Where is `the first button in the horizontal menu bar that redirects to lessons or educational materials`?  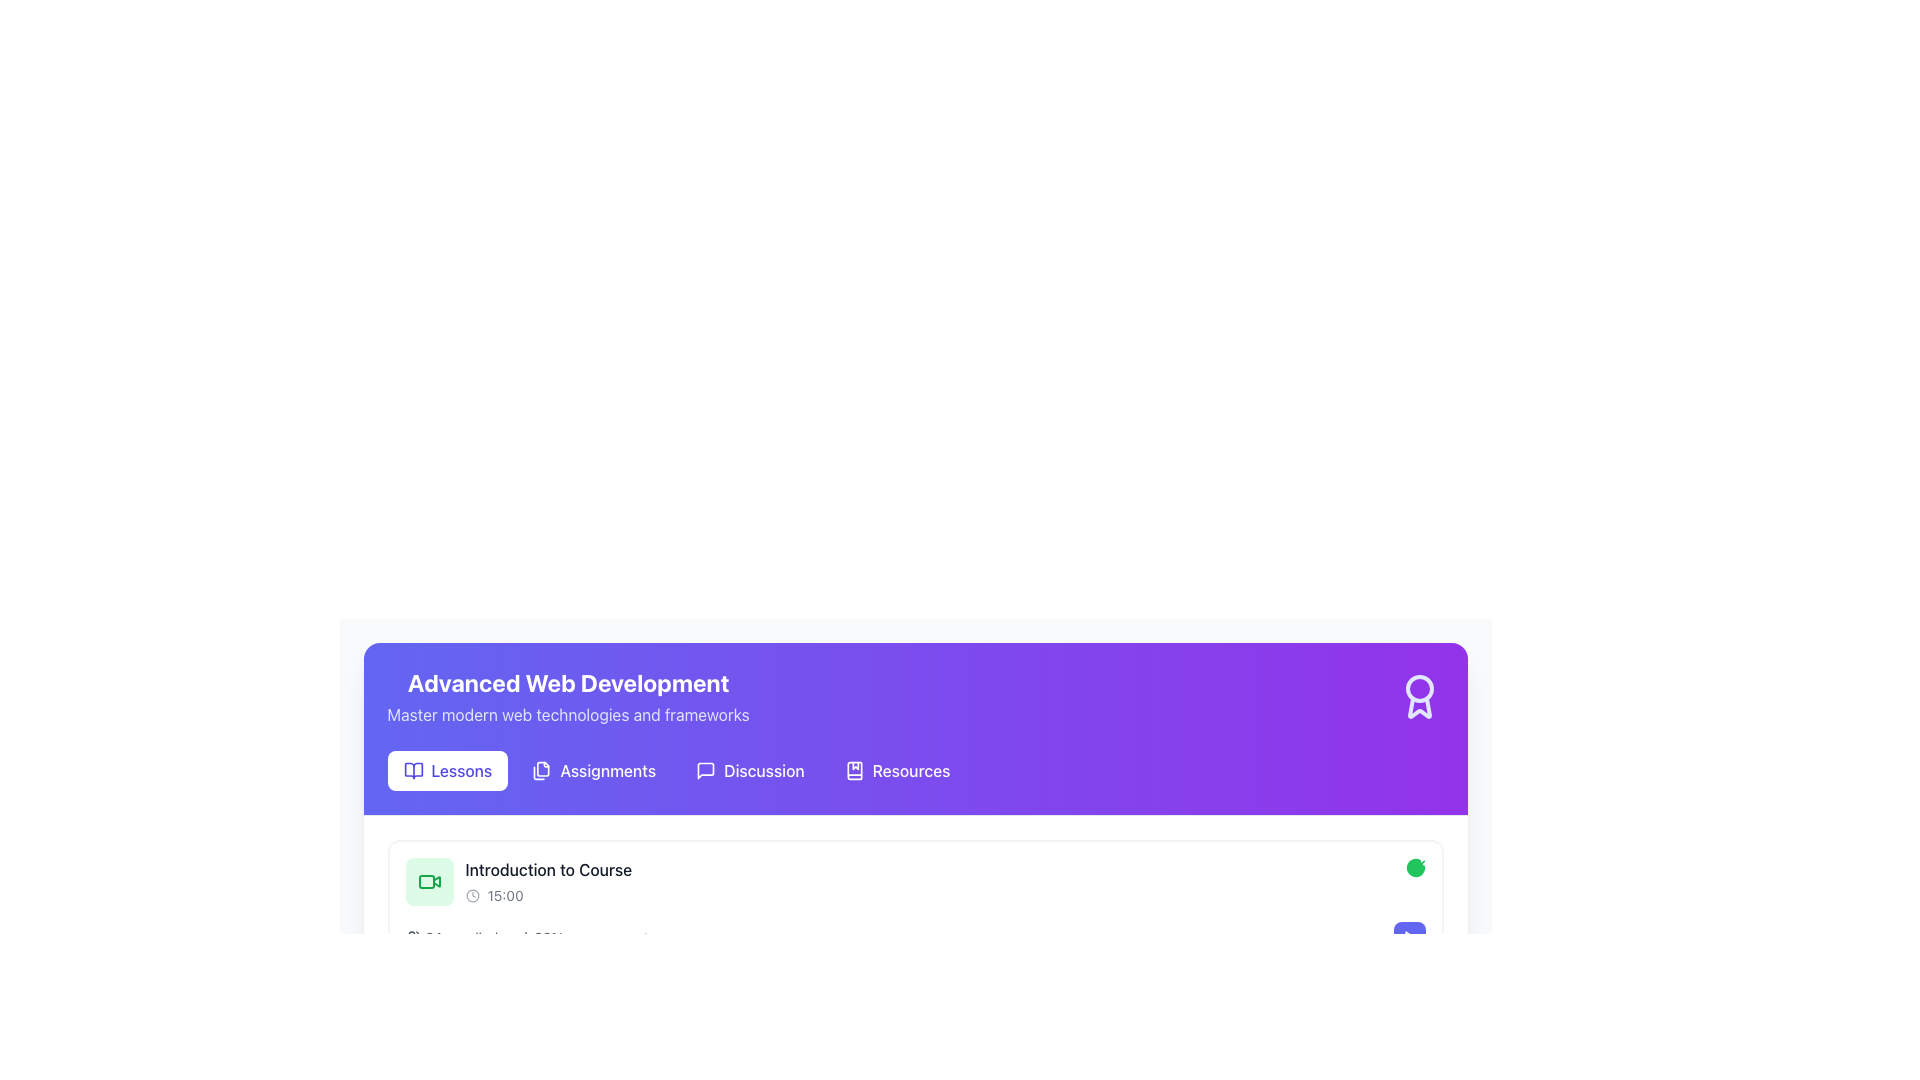 the first button in the horizontal menu bar that redirects to lessons or educational materials is located at coordinates (446, 770).